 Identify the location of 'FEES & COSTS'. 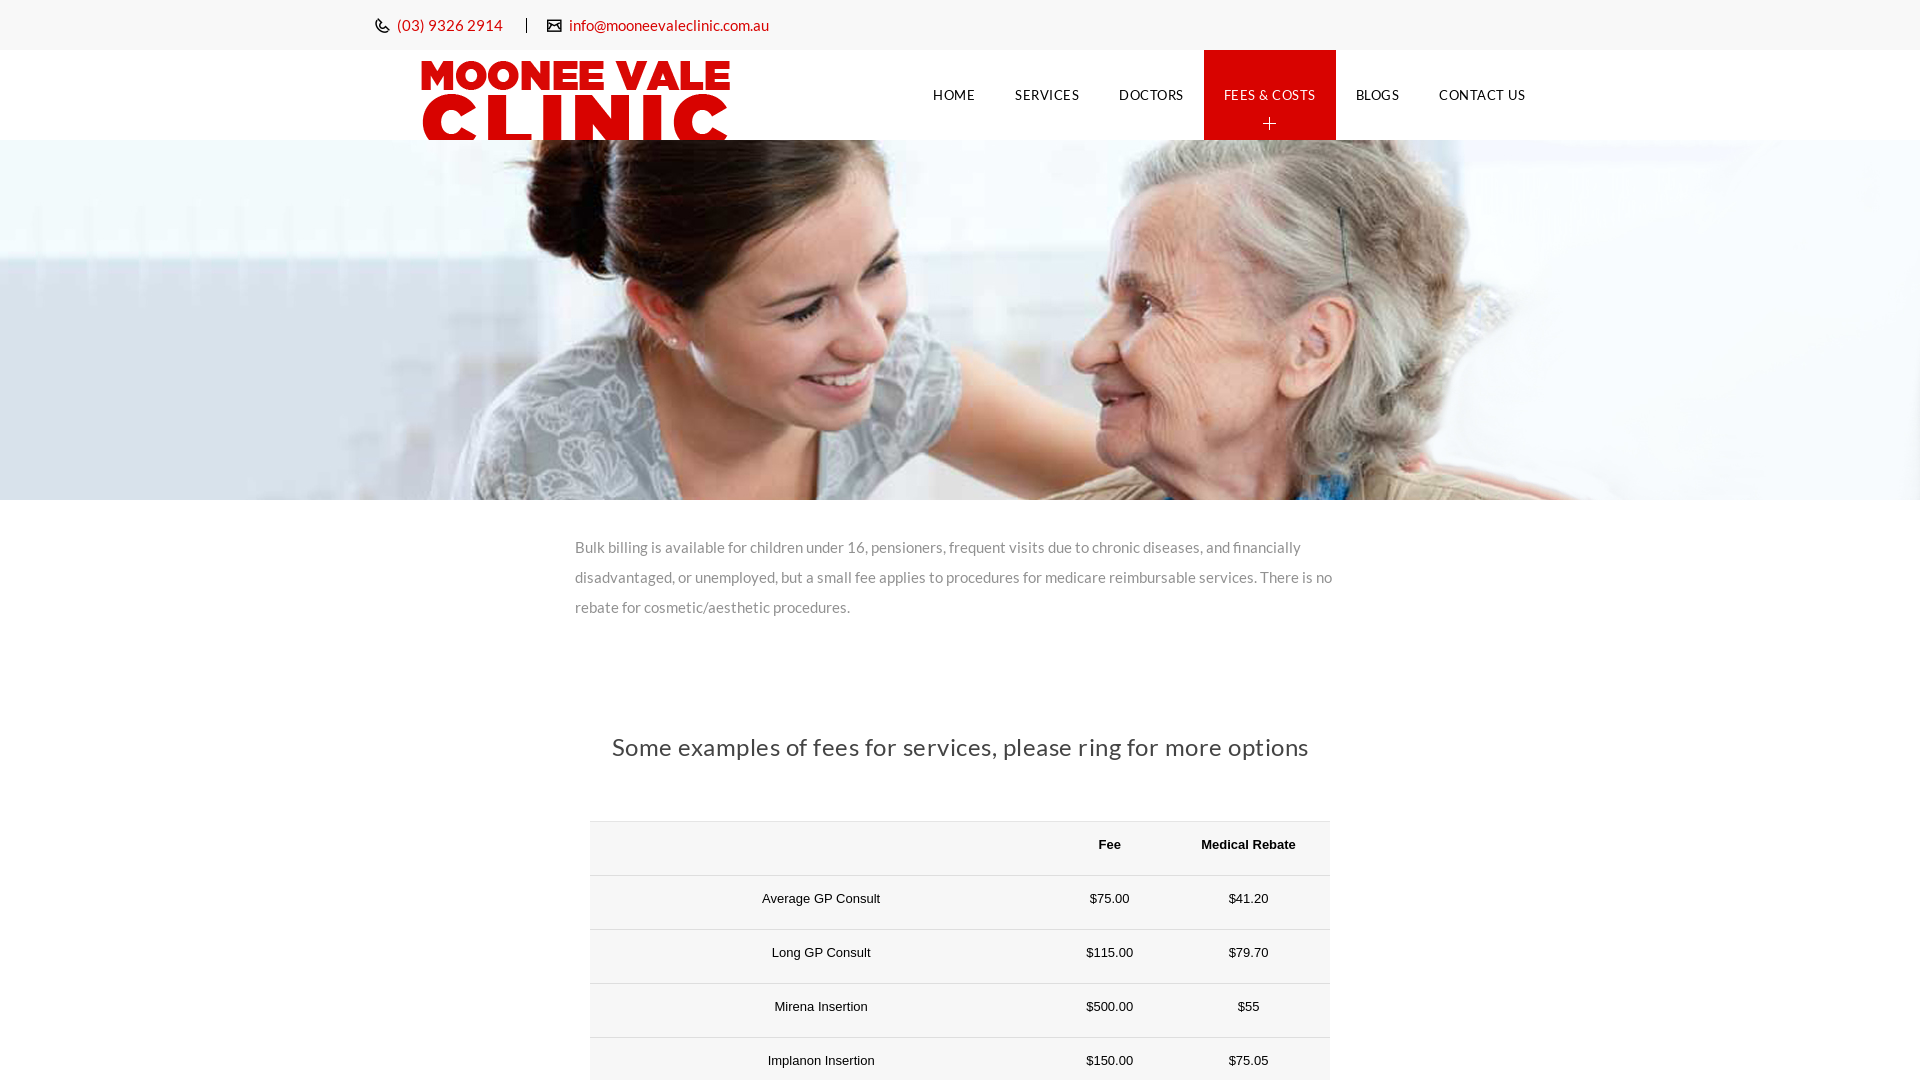
(1269, 95).